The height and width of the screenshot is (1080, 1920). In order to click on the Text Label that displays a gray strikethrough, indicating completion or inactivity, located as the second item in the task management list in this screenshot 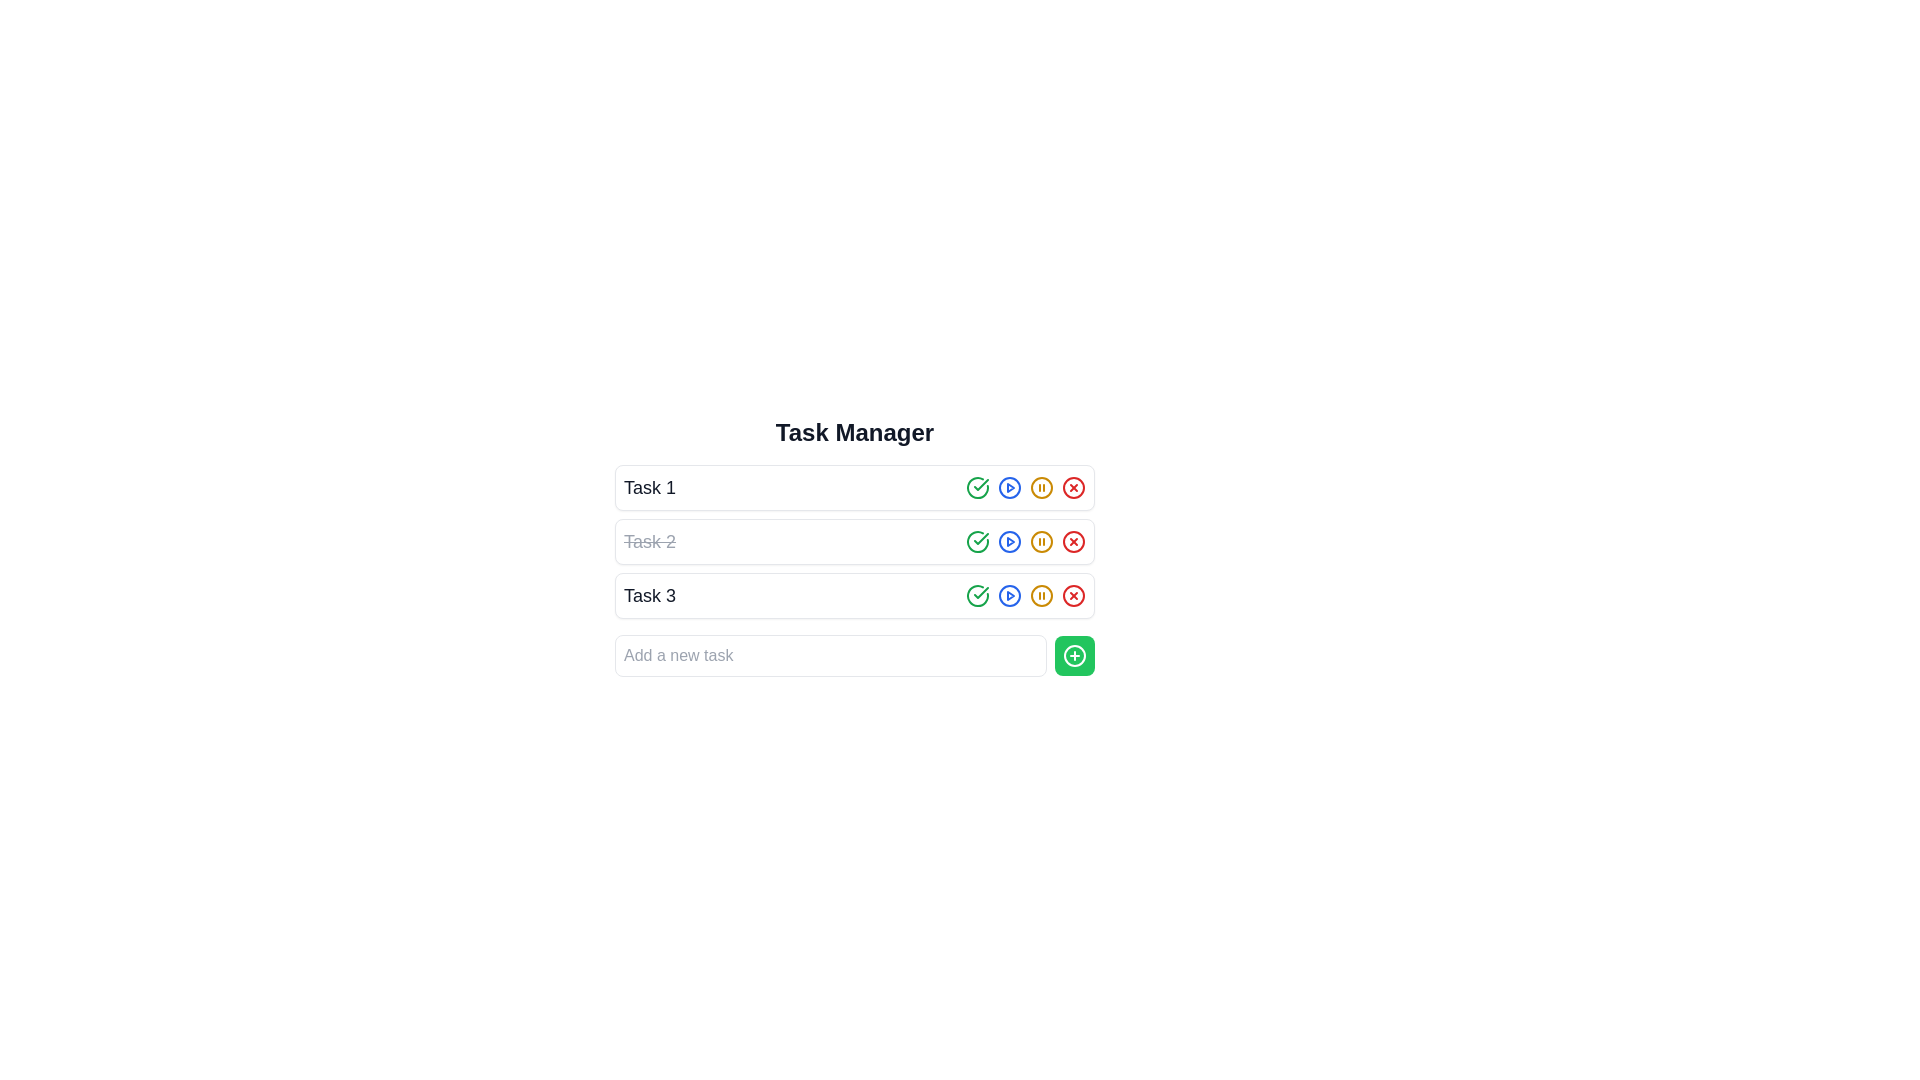, I will do `click(650, 542)`.